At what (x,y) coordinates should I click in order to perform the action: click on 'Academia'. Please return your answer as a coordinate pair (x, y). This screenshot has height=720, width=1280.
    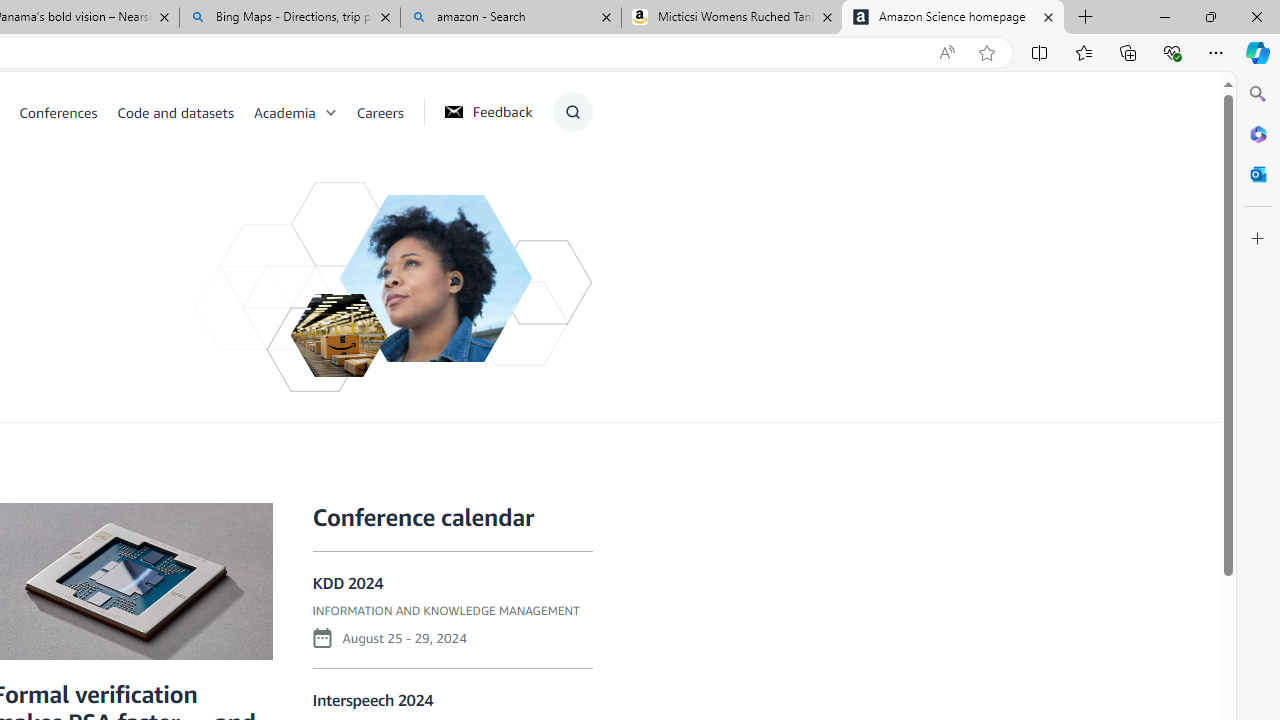
    Looking at the image, I should click on (304, 111).